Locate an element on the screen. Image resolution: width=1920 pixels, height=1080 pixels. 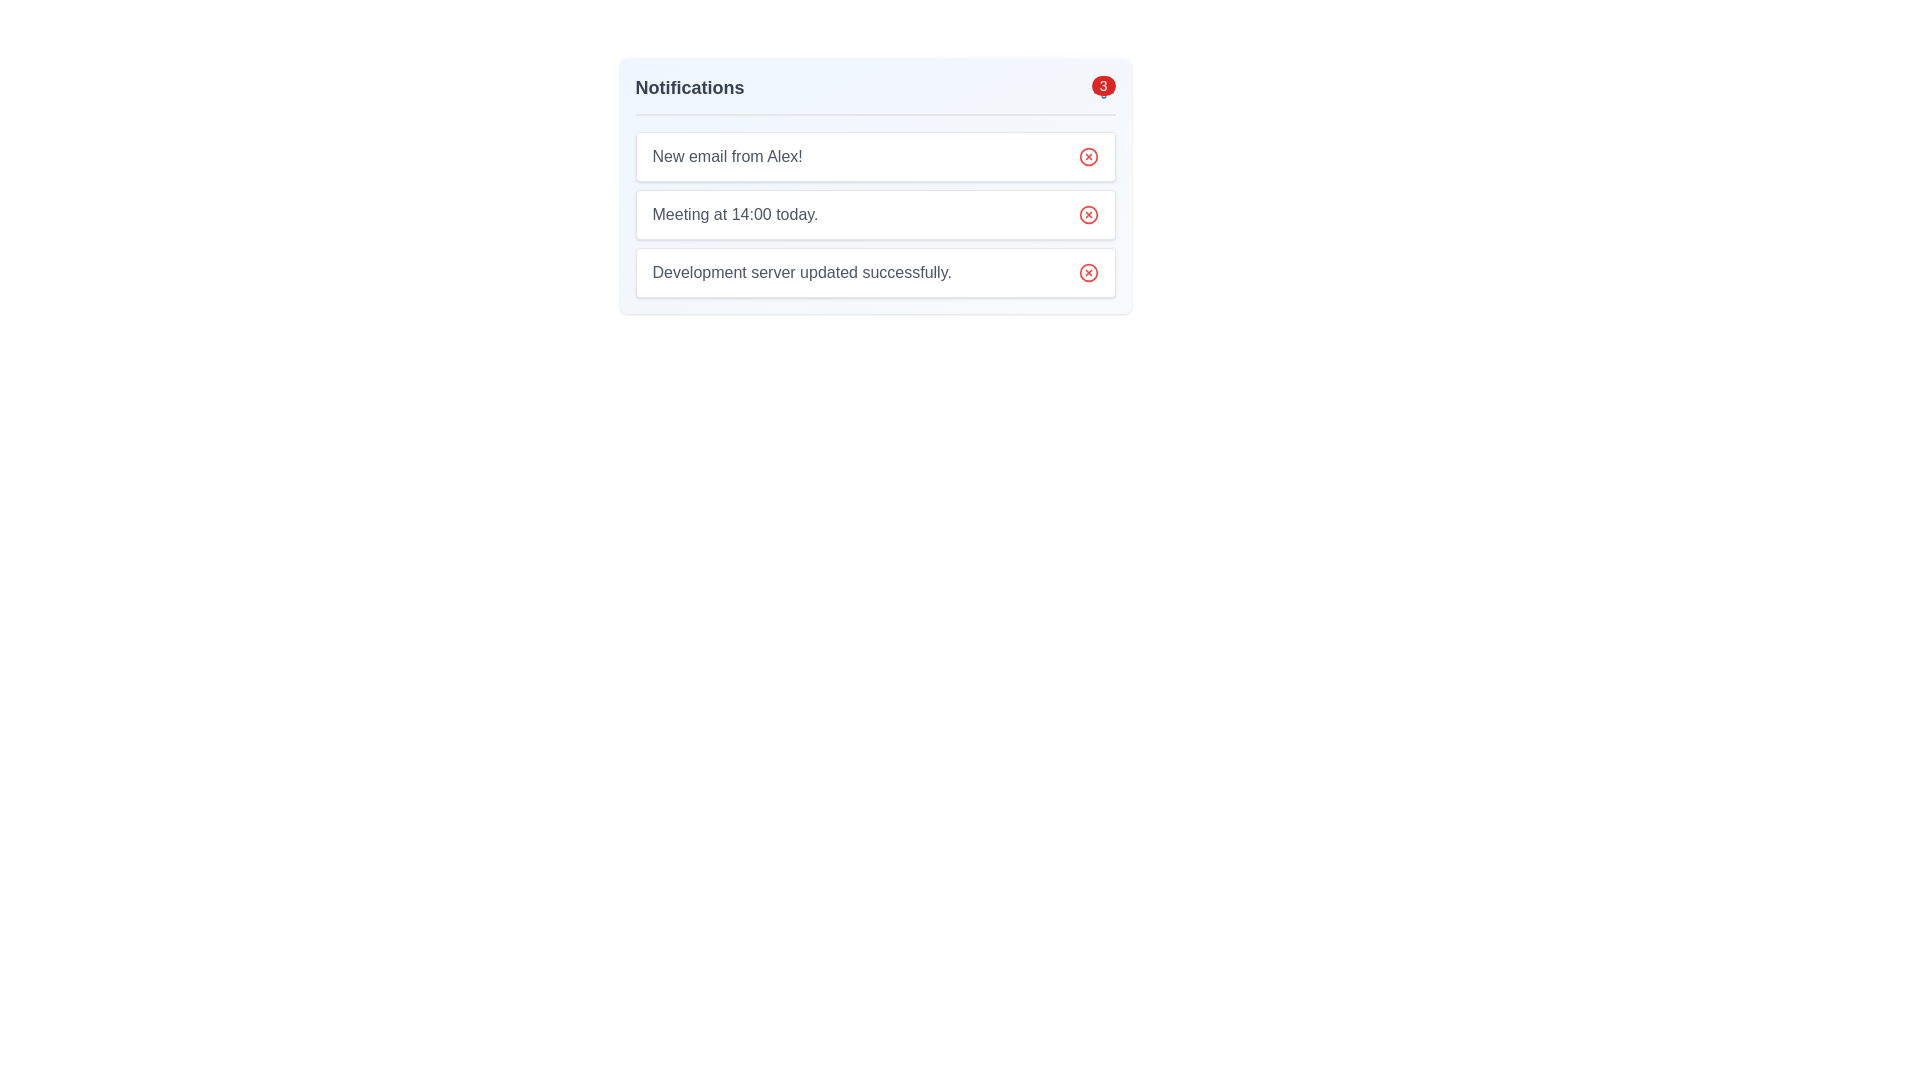
the dismiss button located in the bottom-right corner of the notification regarding 'Development server updated successfully' is located at coordinates (1087, 273).